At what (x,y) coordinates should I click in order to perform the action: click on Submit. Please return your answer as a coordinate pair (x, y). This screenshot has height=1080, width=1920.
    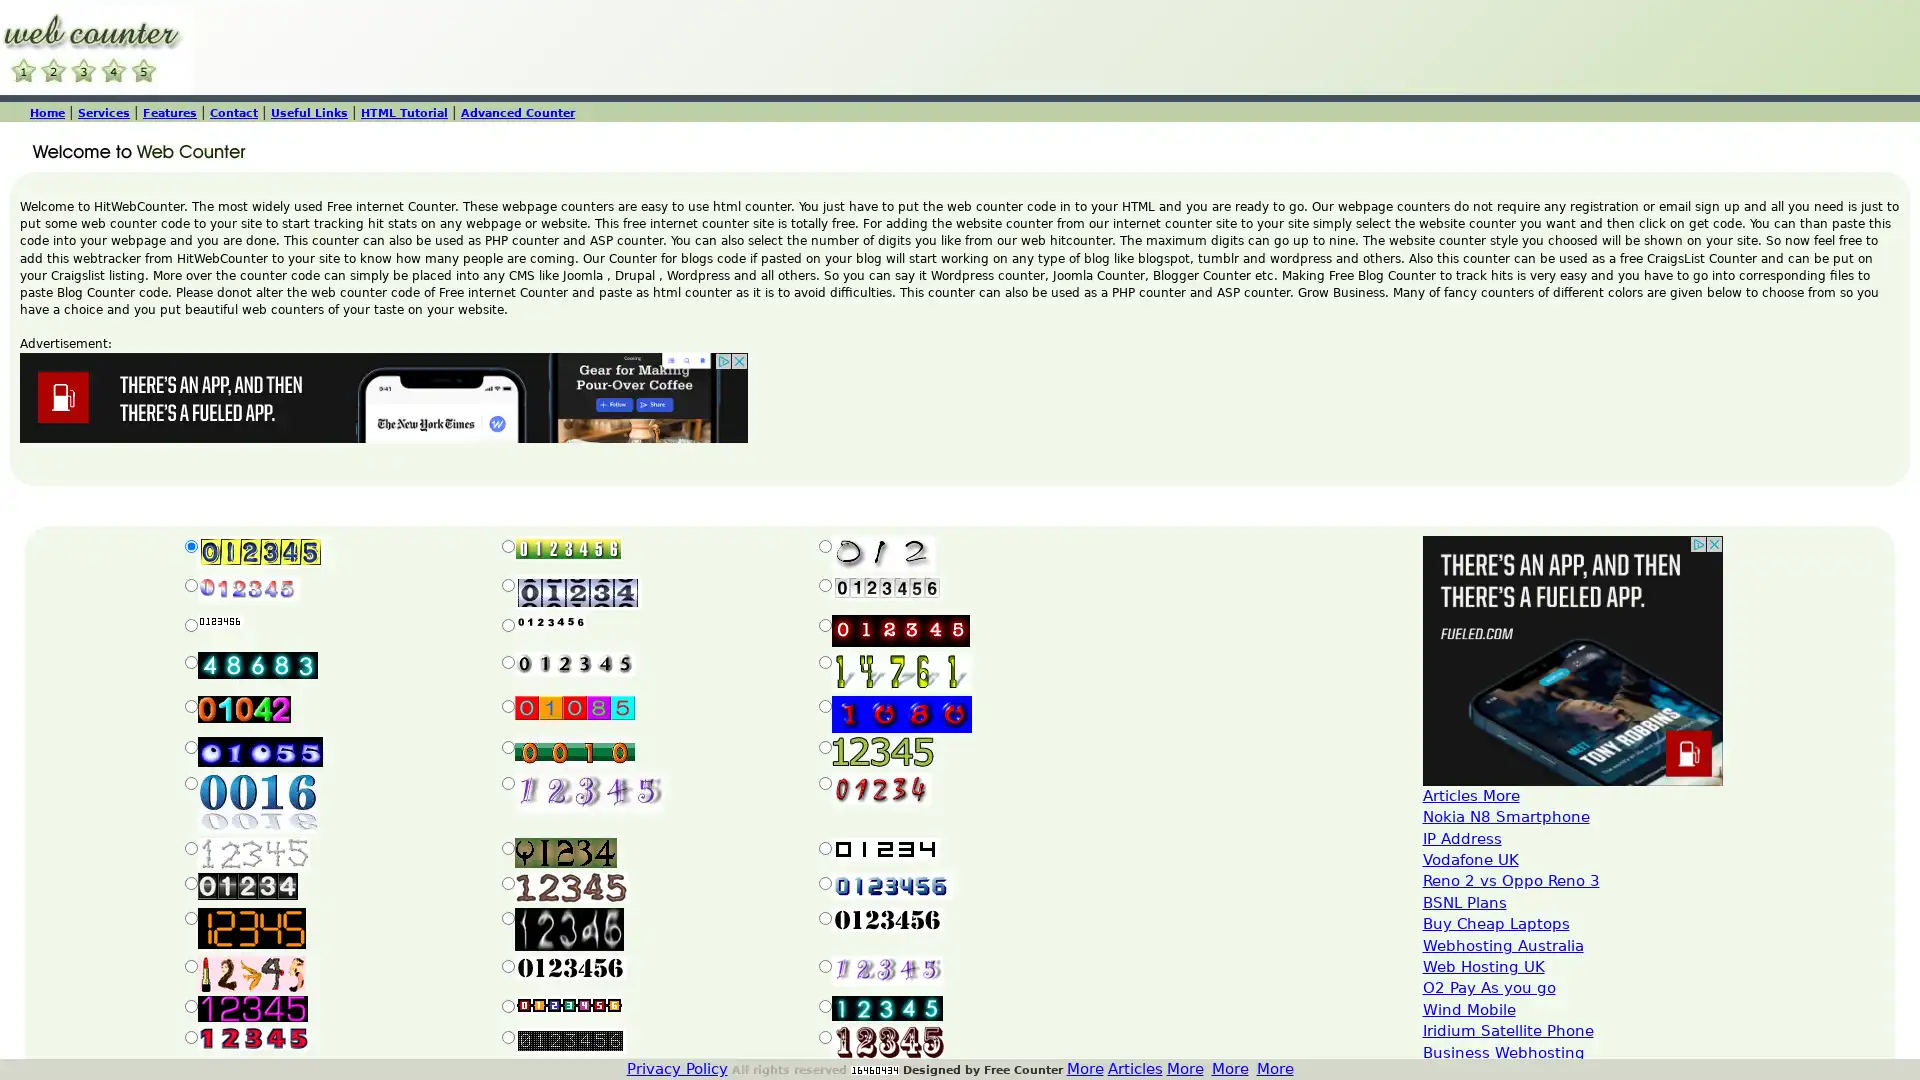
    Looking at the image, I should click on (881, 752).